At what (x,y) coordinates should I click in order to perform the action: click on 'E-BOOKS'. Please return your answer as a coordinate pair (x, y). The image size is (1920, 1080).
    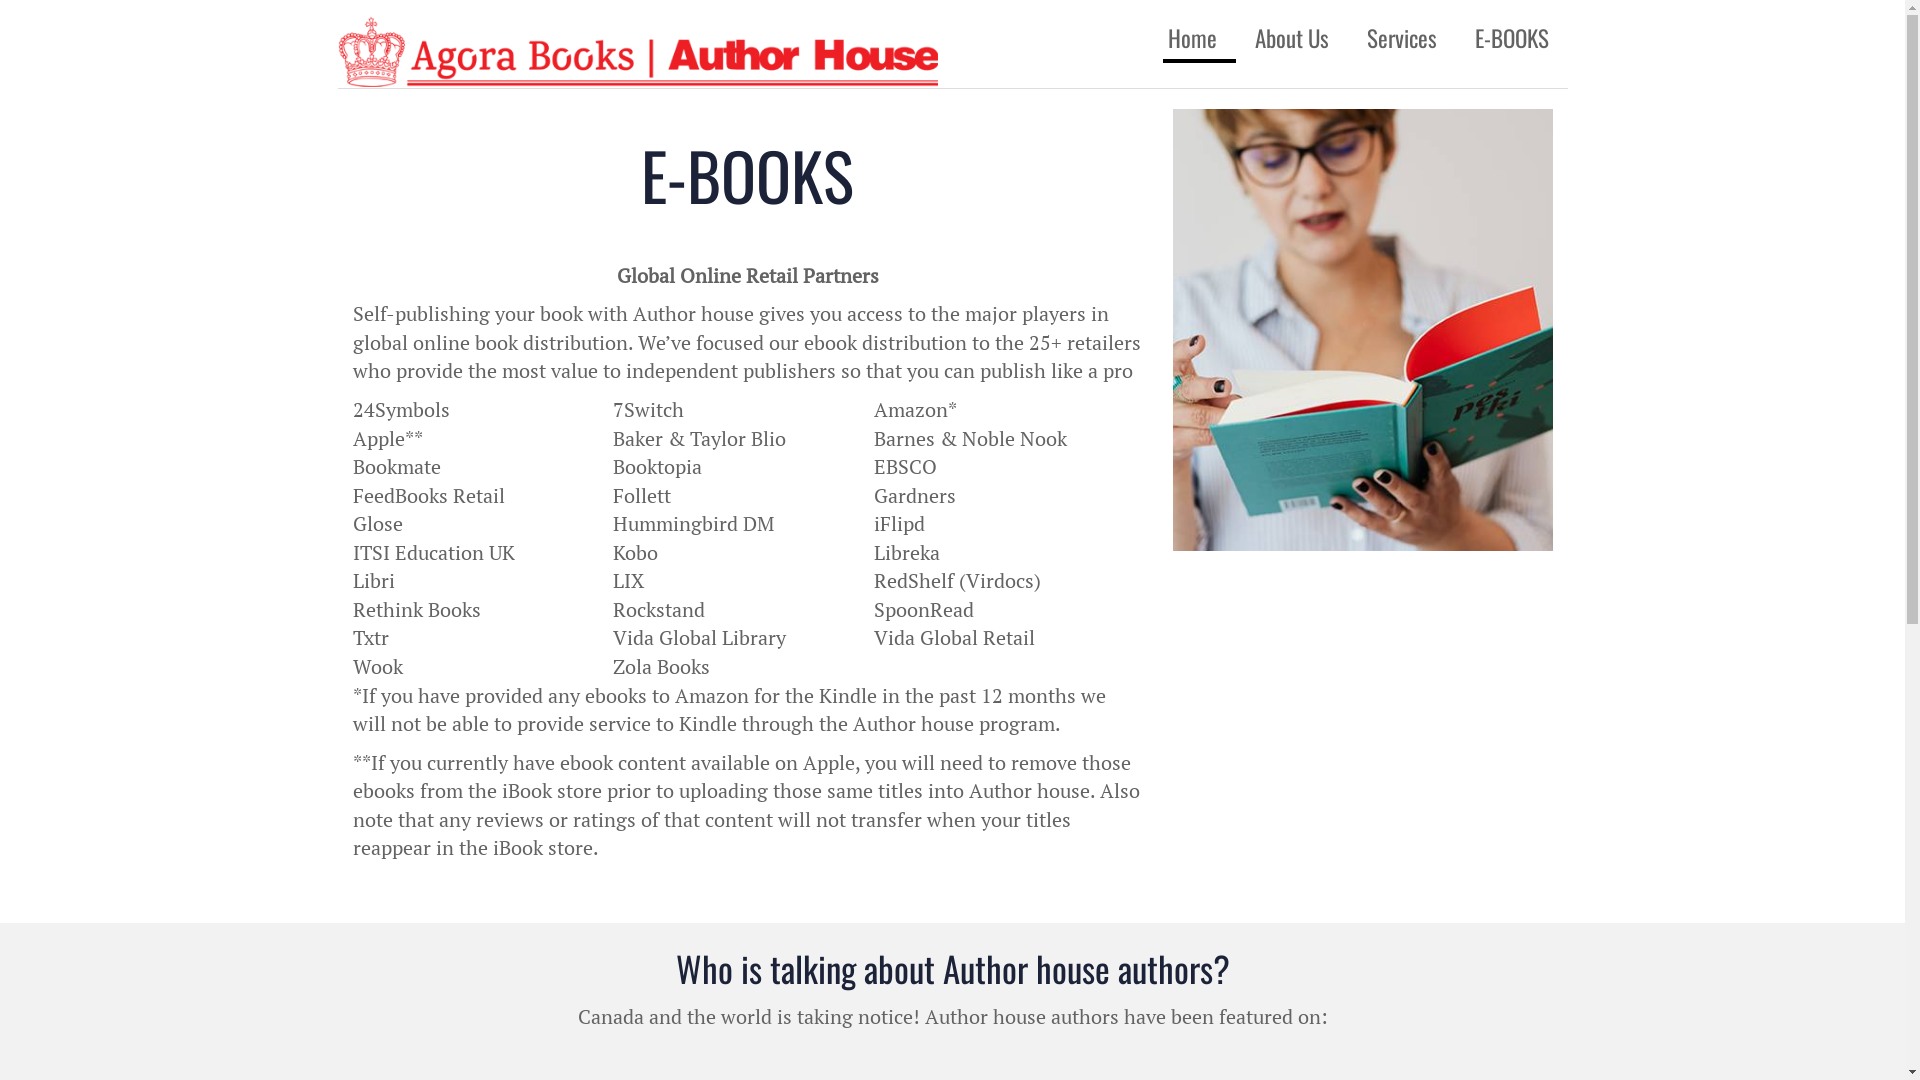
    Looking at the image, I should click on (1512, 38).